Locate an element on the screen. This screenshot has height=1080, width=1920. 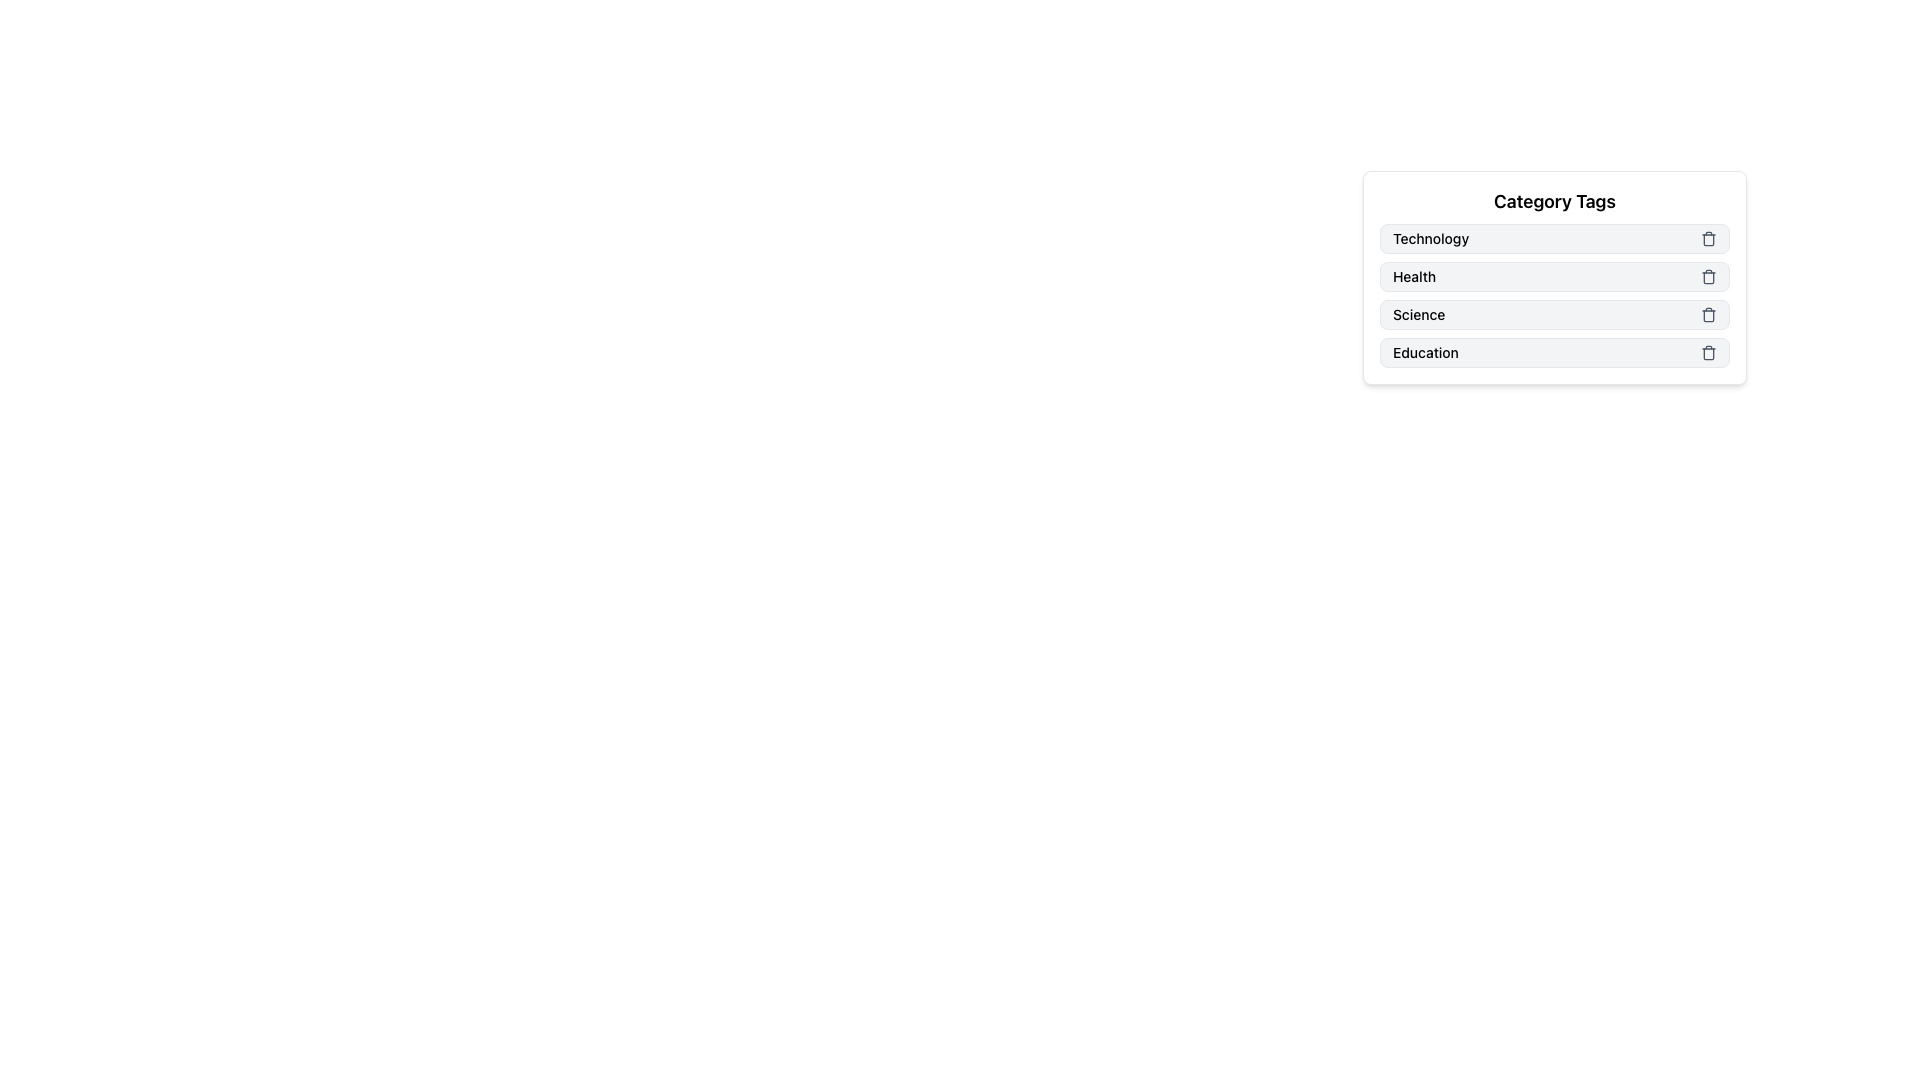
the 'Health' list item within the 'Category Tags' section for keyboard navigation is located at coordinates (1554, 277).